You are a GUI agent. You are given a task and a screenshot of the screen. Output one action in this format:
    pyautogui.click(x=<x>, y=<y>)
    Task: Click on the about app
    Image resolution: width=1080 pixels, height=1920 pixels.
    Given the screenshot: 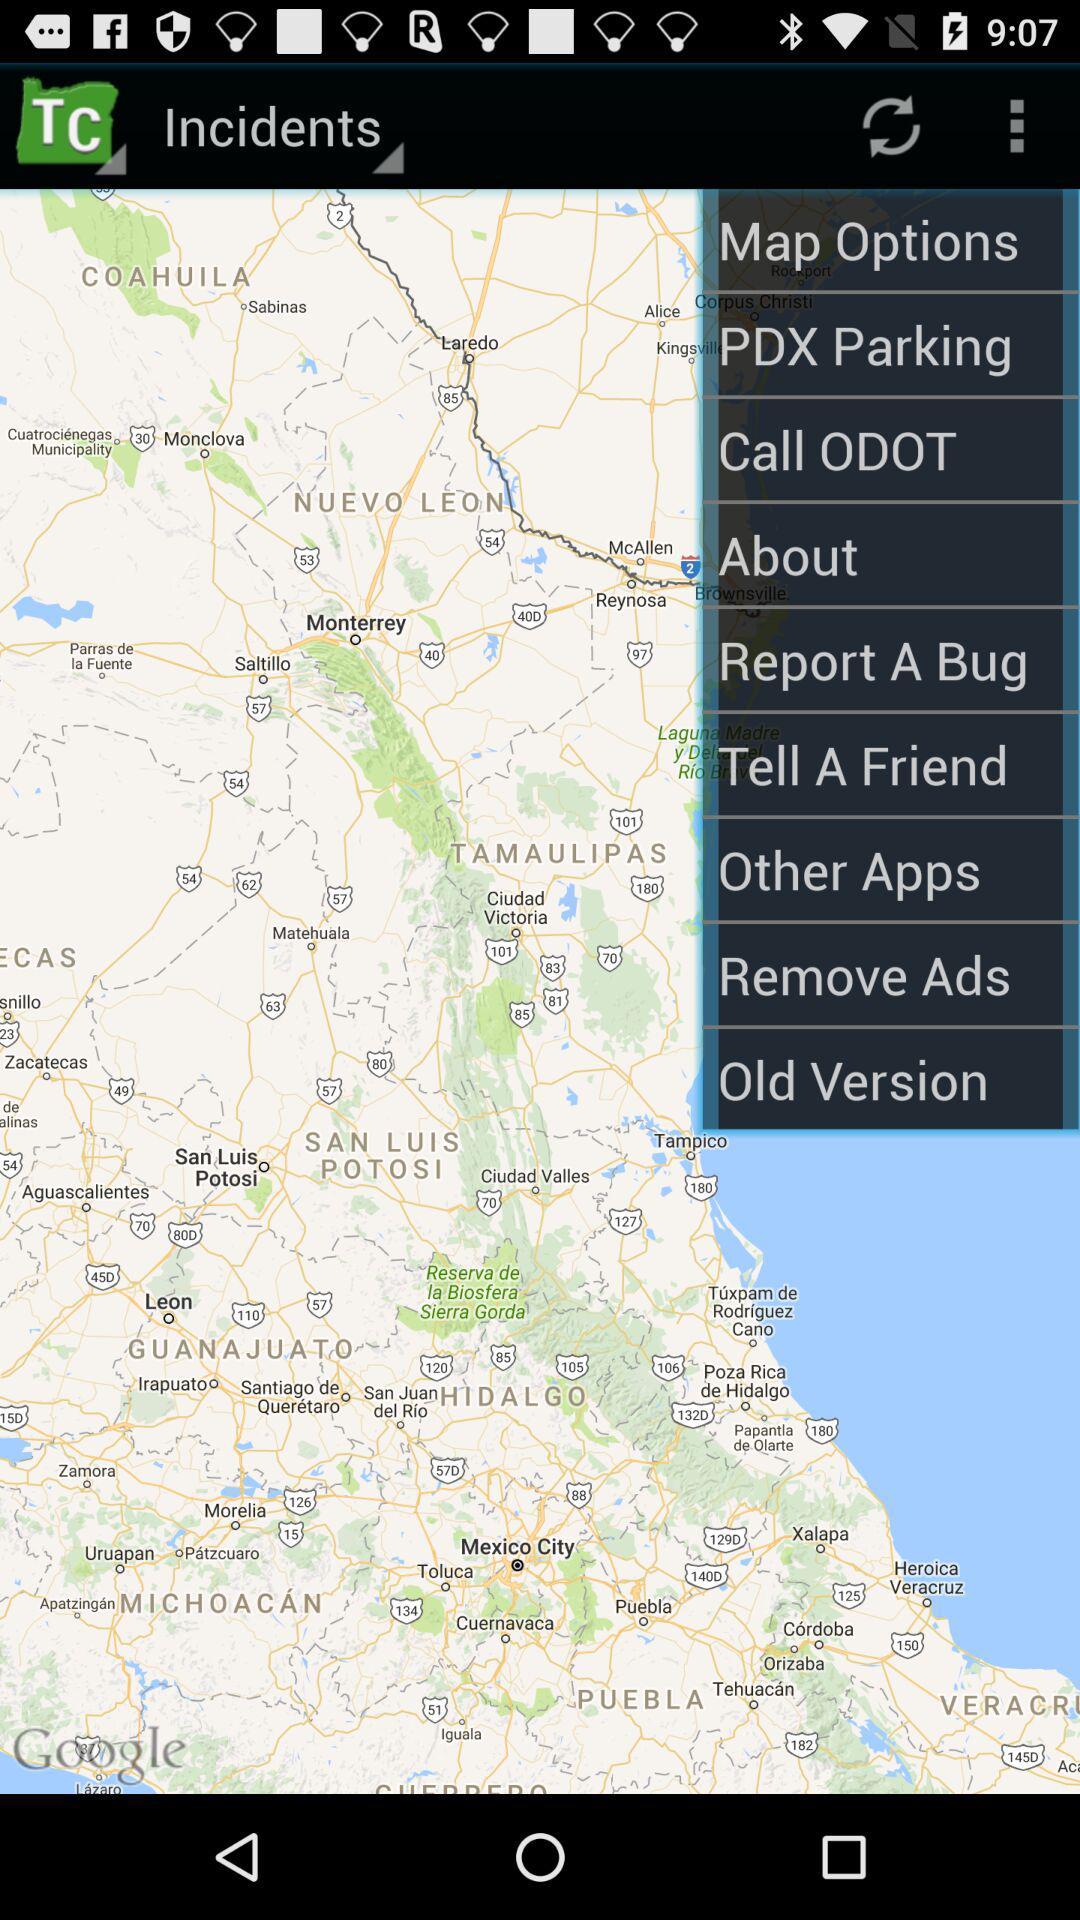 What is the action you would take?
    pyautogui.click(x=889, y=554)
    